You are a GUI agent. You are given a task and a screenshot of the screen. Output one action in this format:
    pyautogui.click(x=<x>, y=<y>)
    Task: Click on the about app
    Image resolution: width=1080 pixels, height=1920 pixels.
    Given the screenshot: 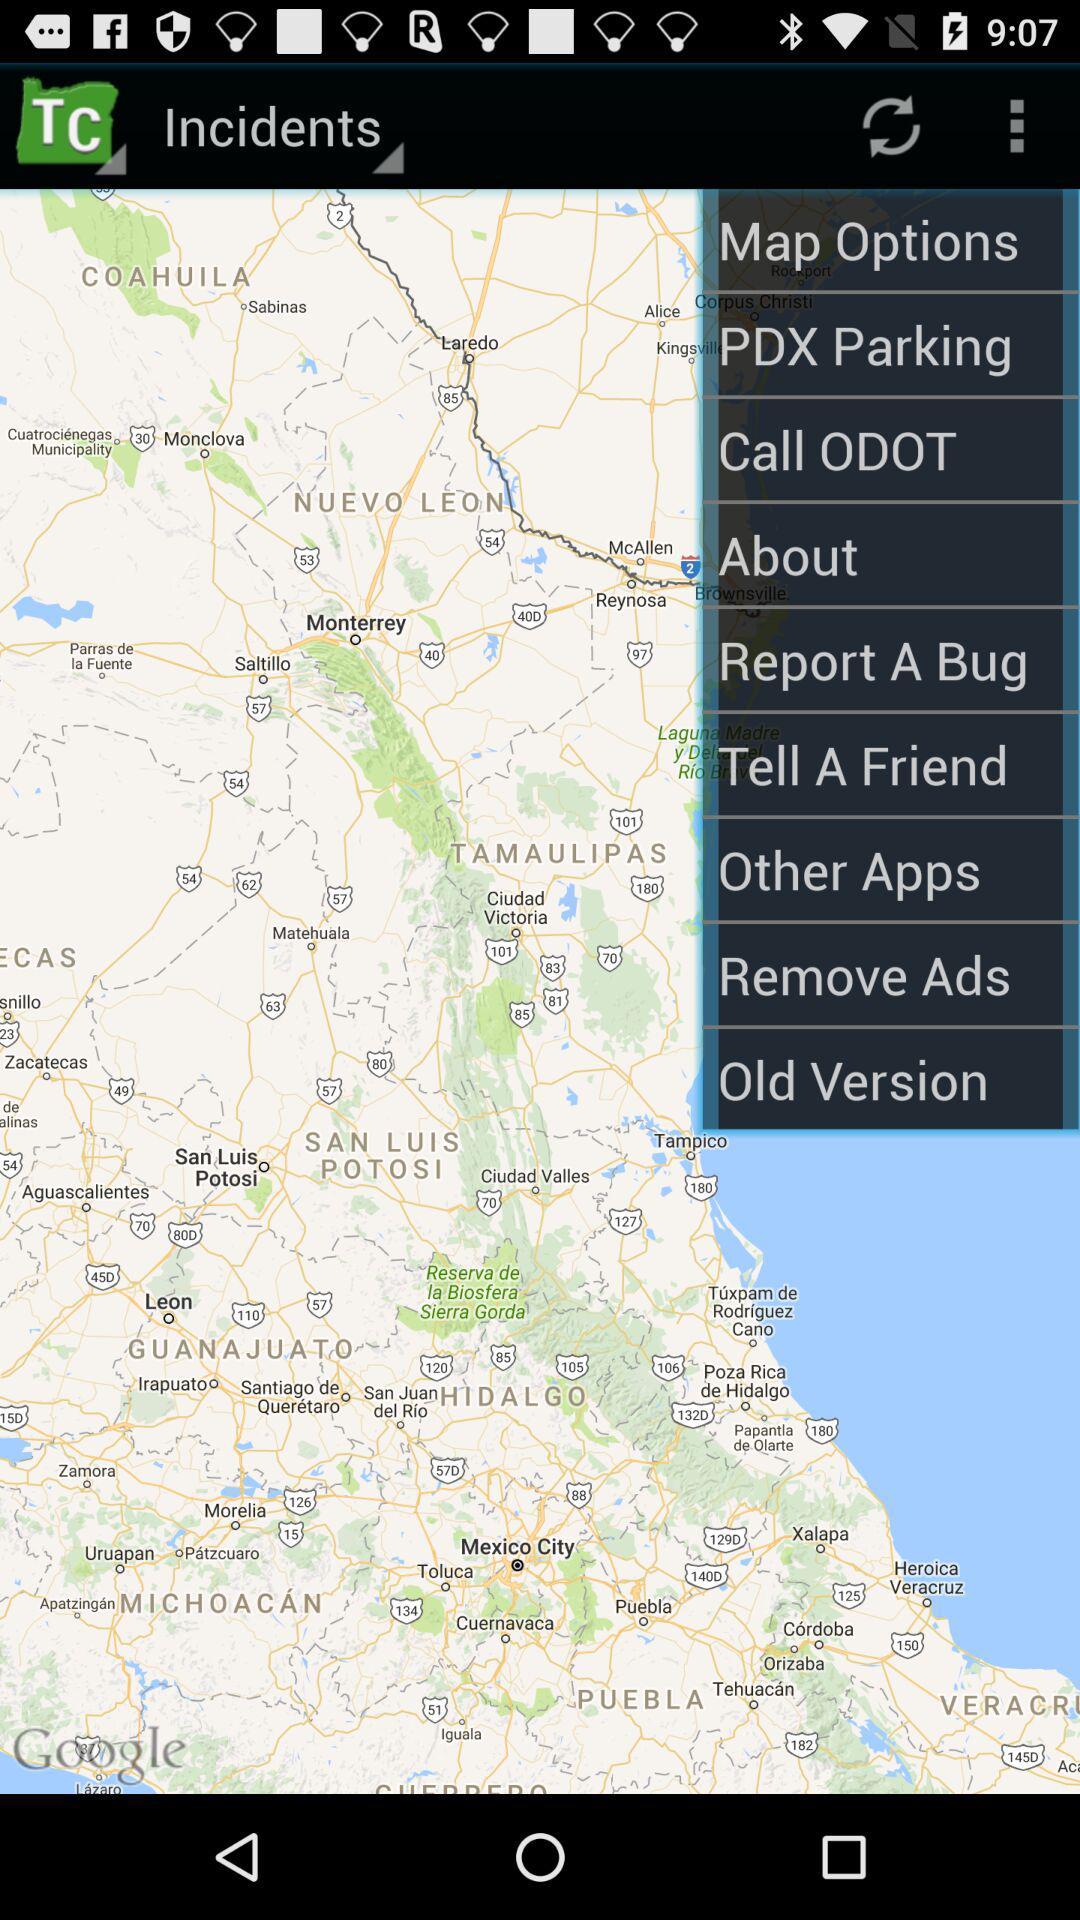 What is the action you would take?
    pyautogui.click(x=889, y=554)
    